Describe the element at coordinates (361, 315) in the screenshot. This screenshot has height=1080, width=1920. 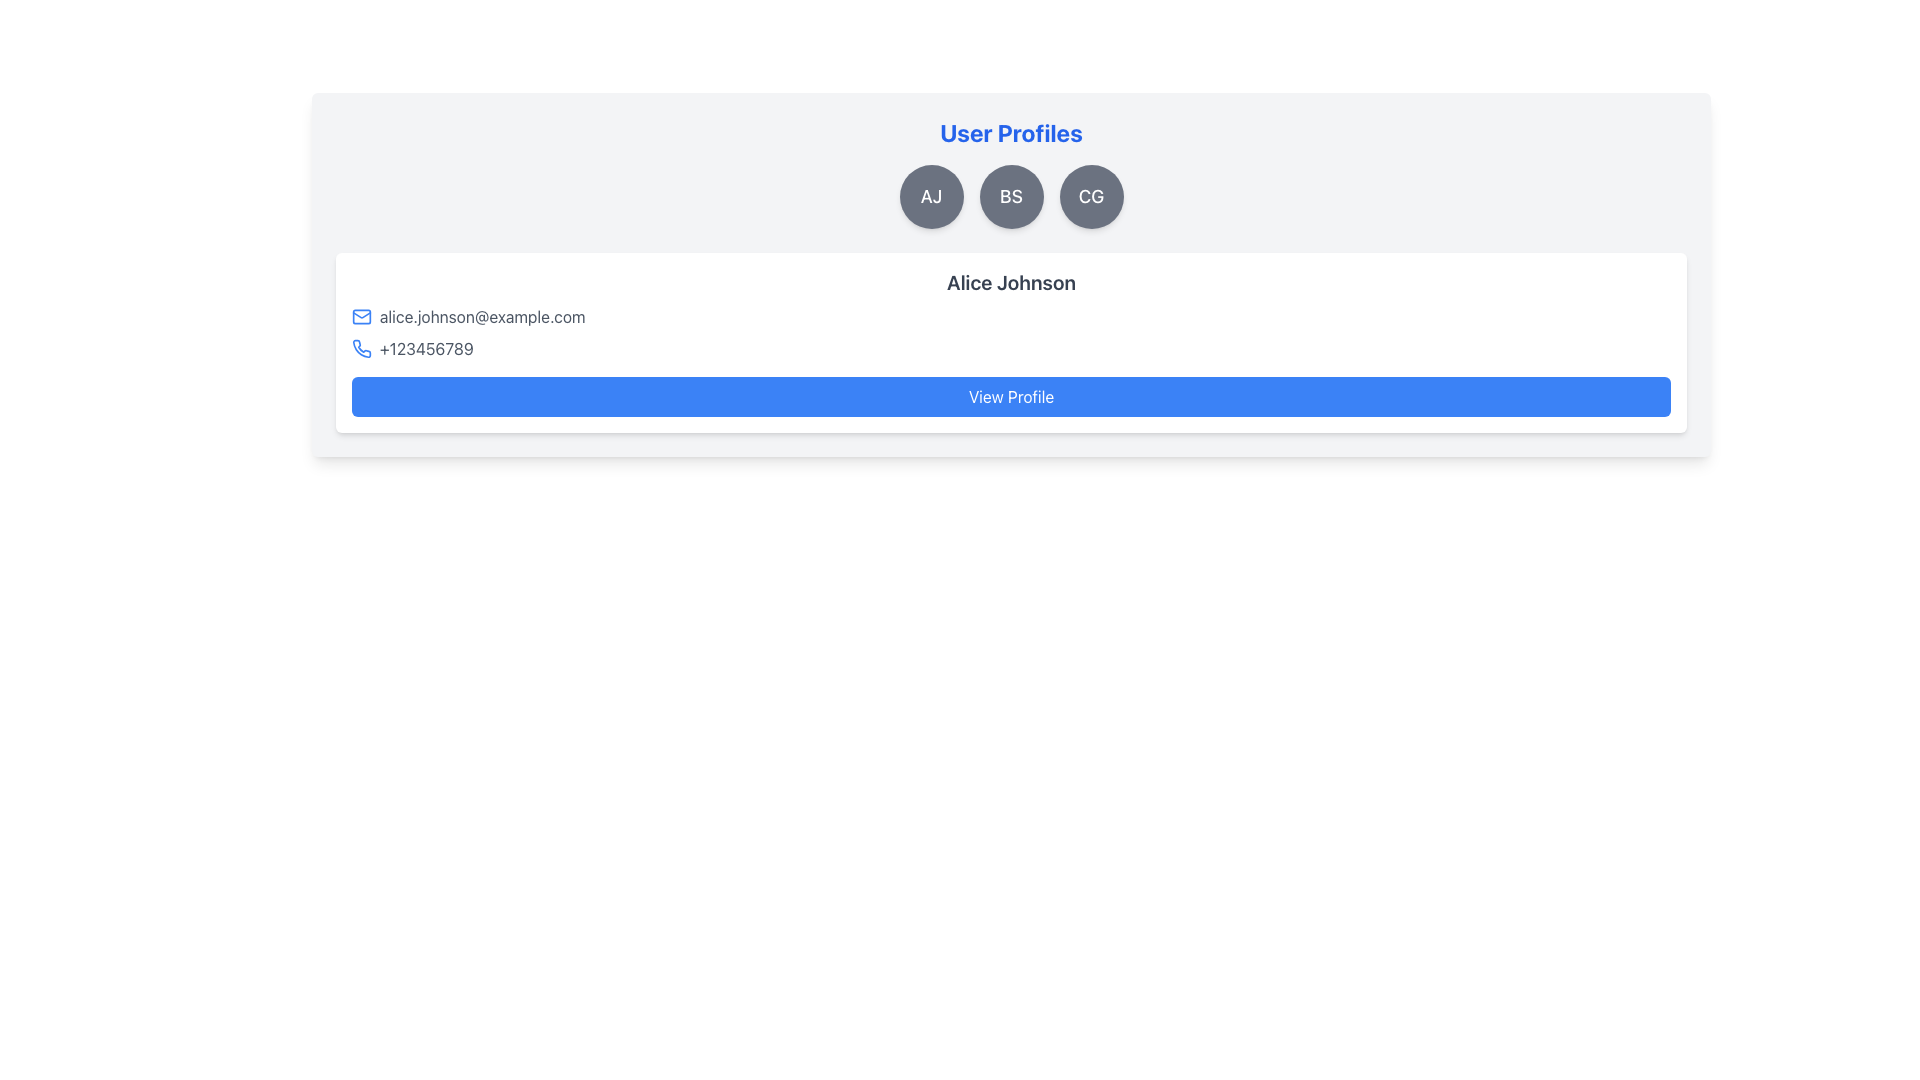
I see `the decorative envelope icon that signifies email communication, located adjacent to the email text 'alice.johnson@example.com' in the profile card section` at that location.